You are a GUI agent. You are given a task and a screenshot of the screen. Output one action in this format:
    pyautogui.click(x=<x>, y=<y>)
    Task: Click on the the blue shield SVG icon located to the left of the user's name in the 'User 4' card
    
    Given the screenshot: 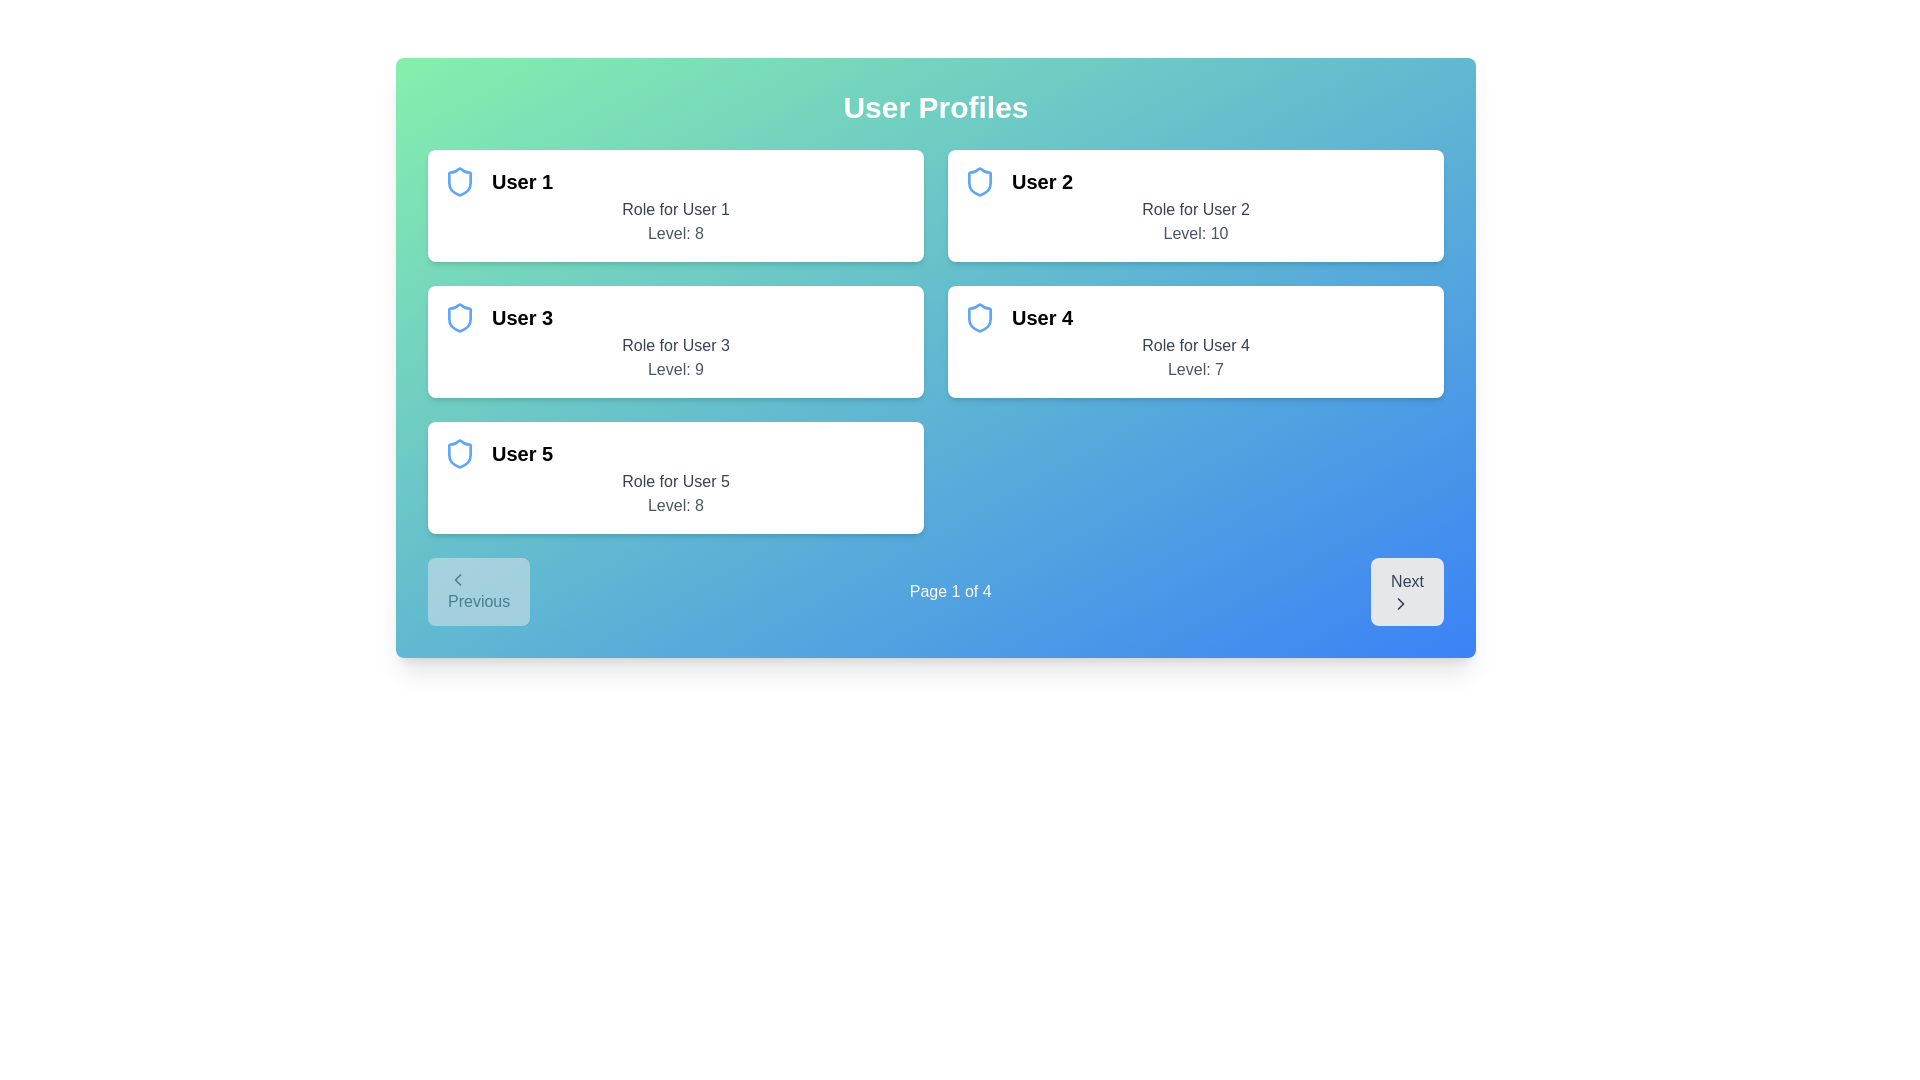 What is the action you would take?
    pyautogui.click(x=979, y=316)
    